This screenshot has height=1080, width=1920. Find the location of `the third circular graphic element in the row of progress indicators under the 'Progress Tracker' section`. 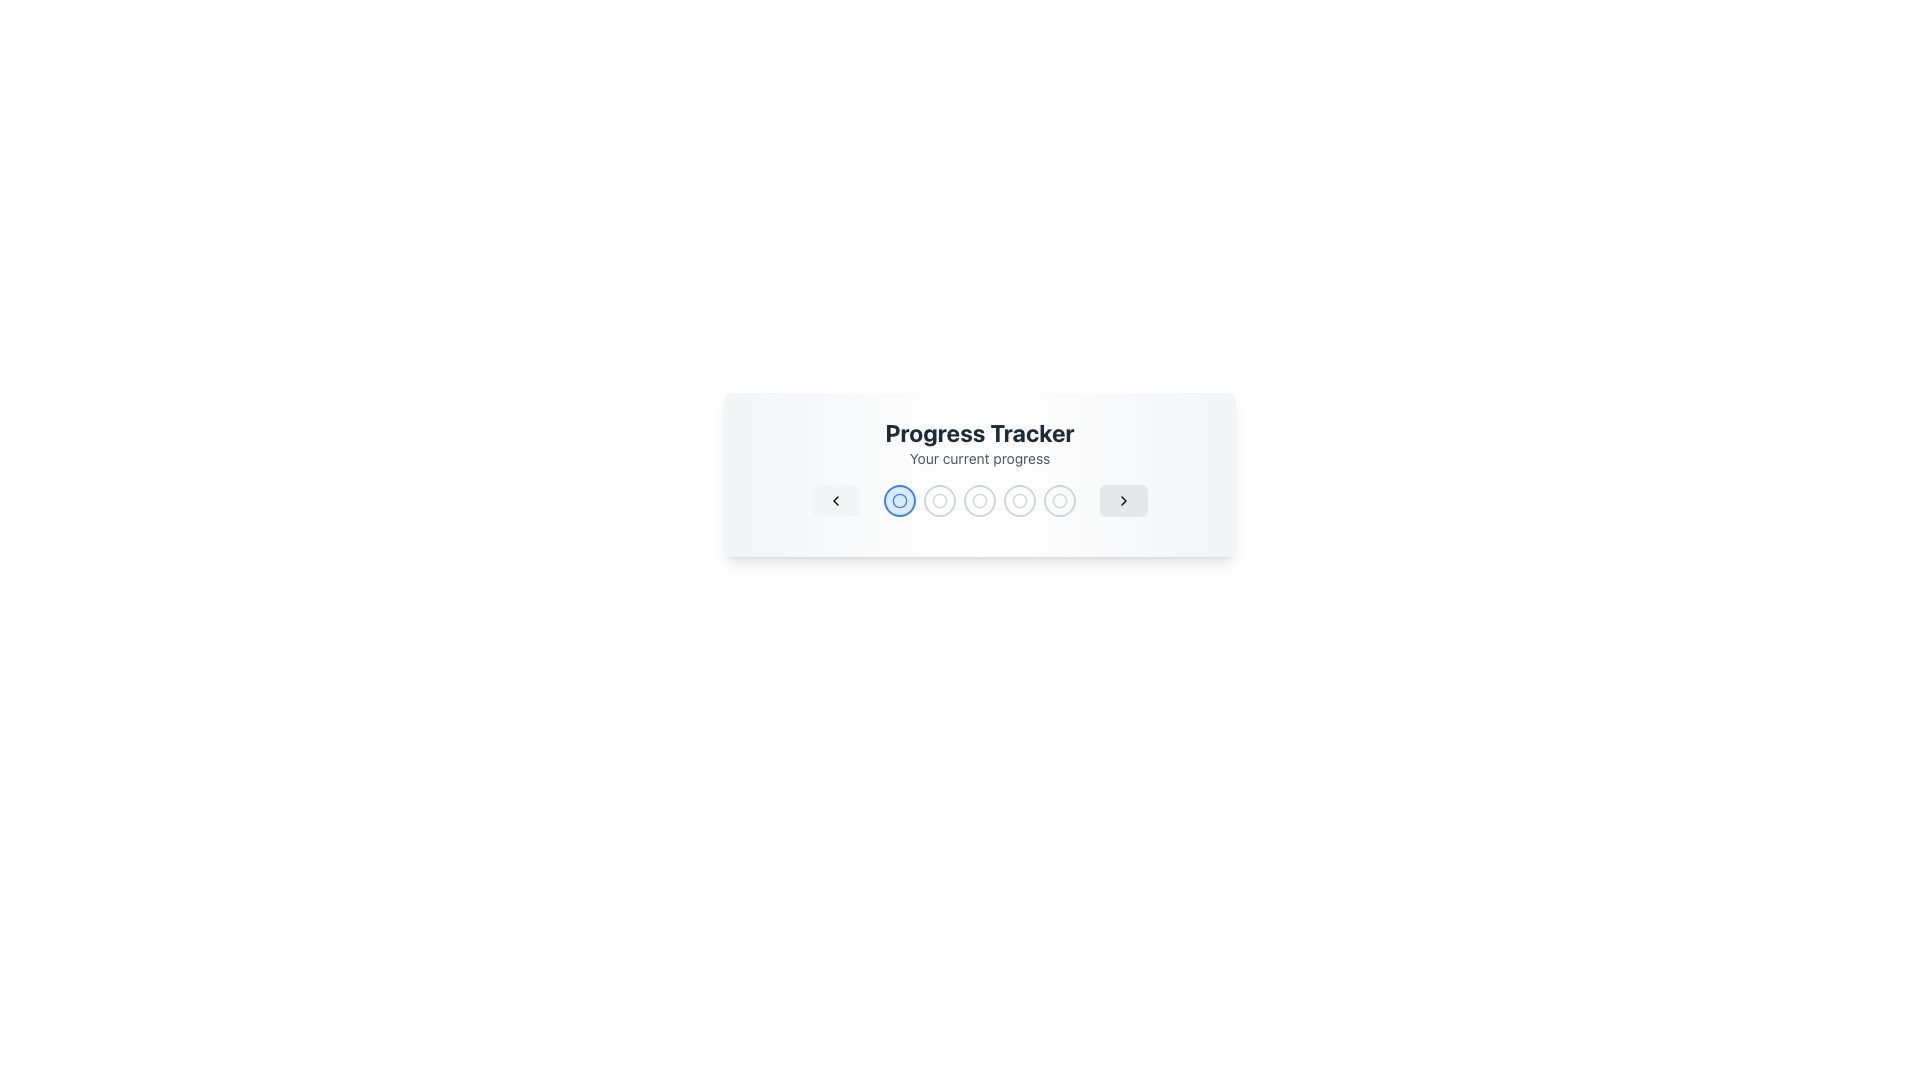

the third circular graphic element in the row of progress indicators under the 'Progress Tracker' section is located at coordinates (979, 500).